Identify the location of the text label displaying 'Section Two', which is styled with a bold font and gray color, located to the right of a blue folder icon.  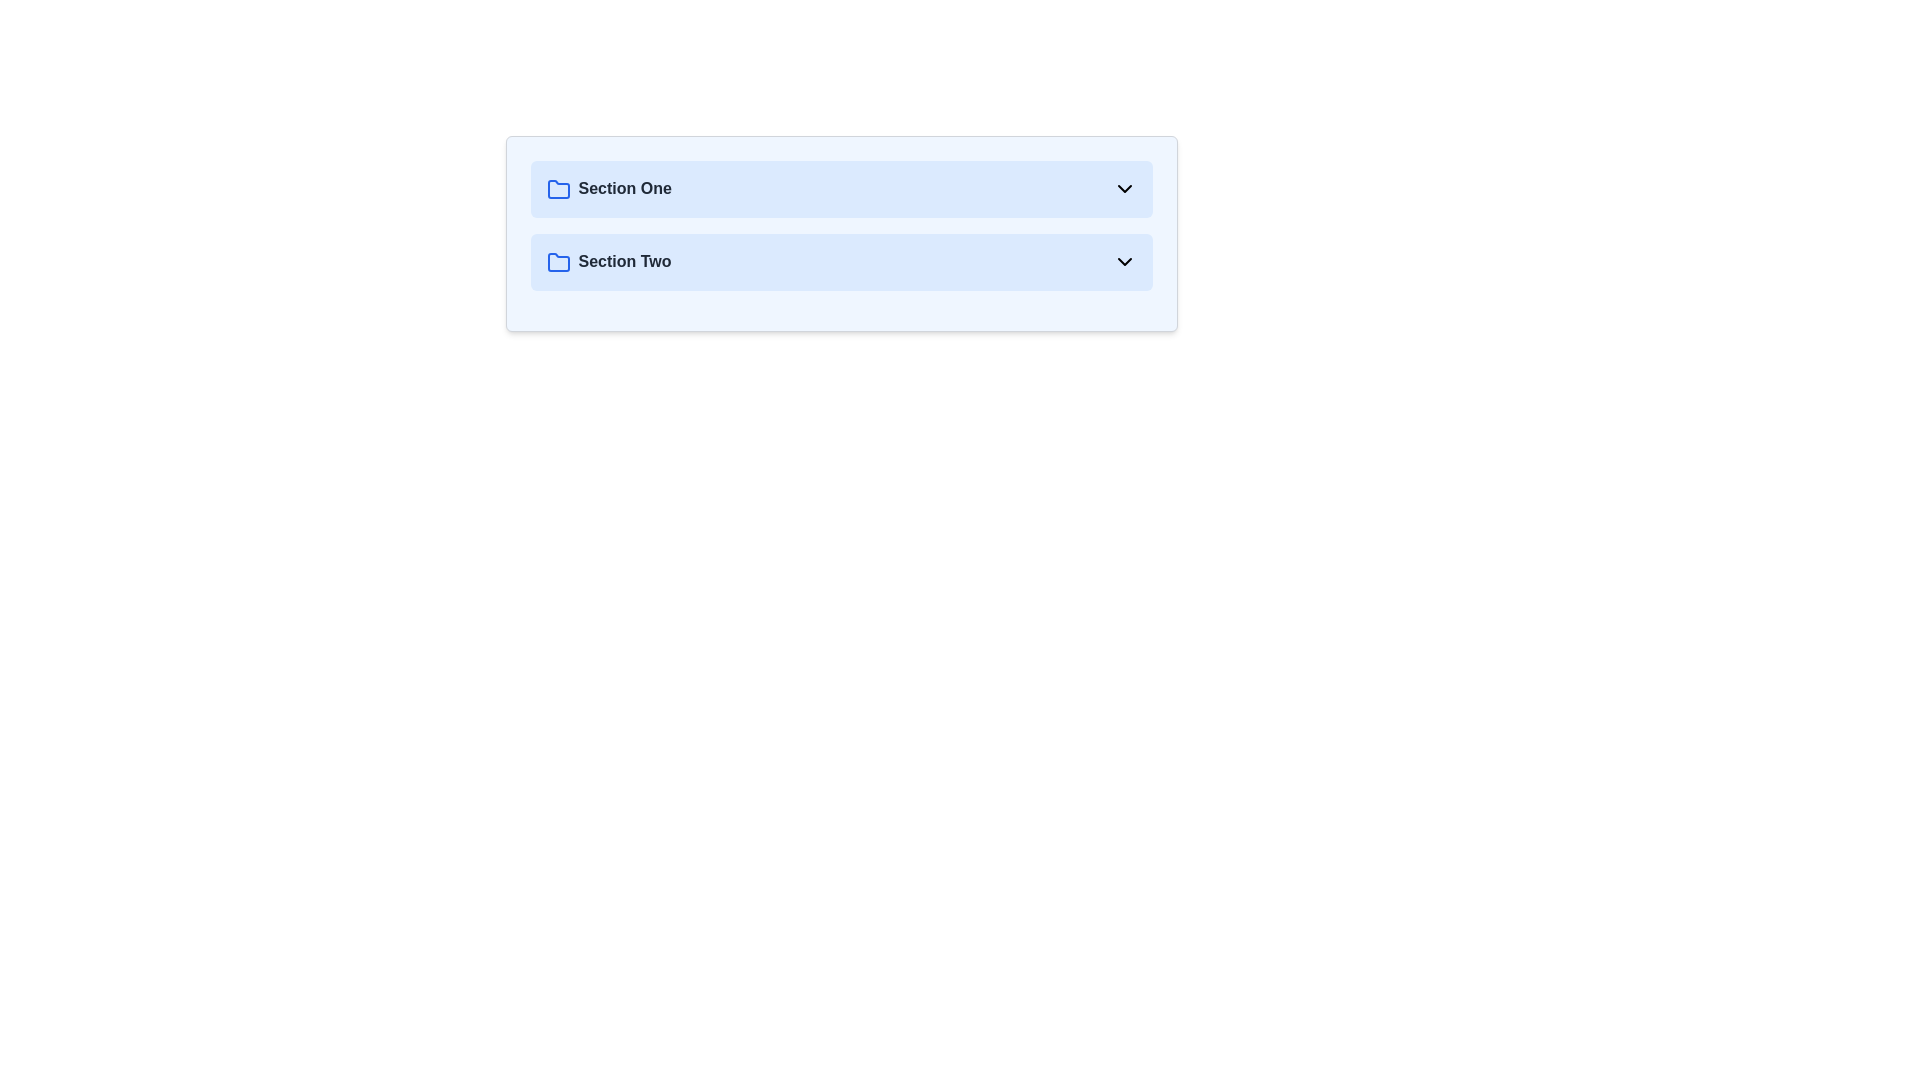
(608, 261).